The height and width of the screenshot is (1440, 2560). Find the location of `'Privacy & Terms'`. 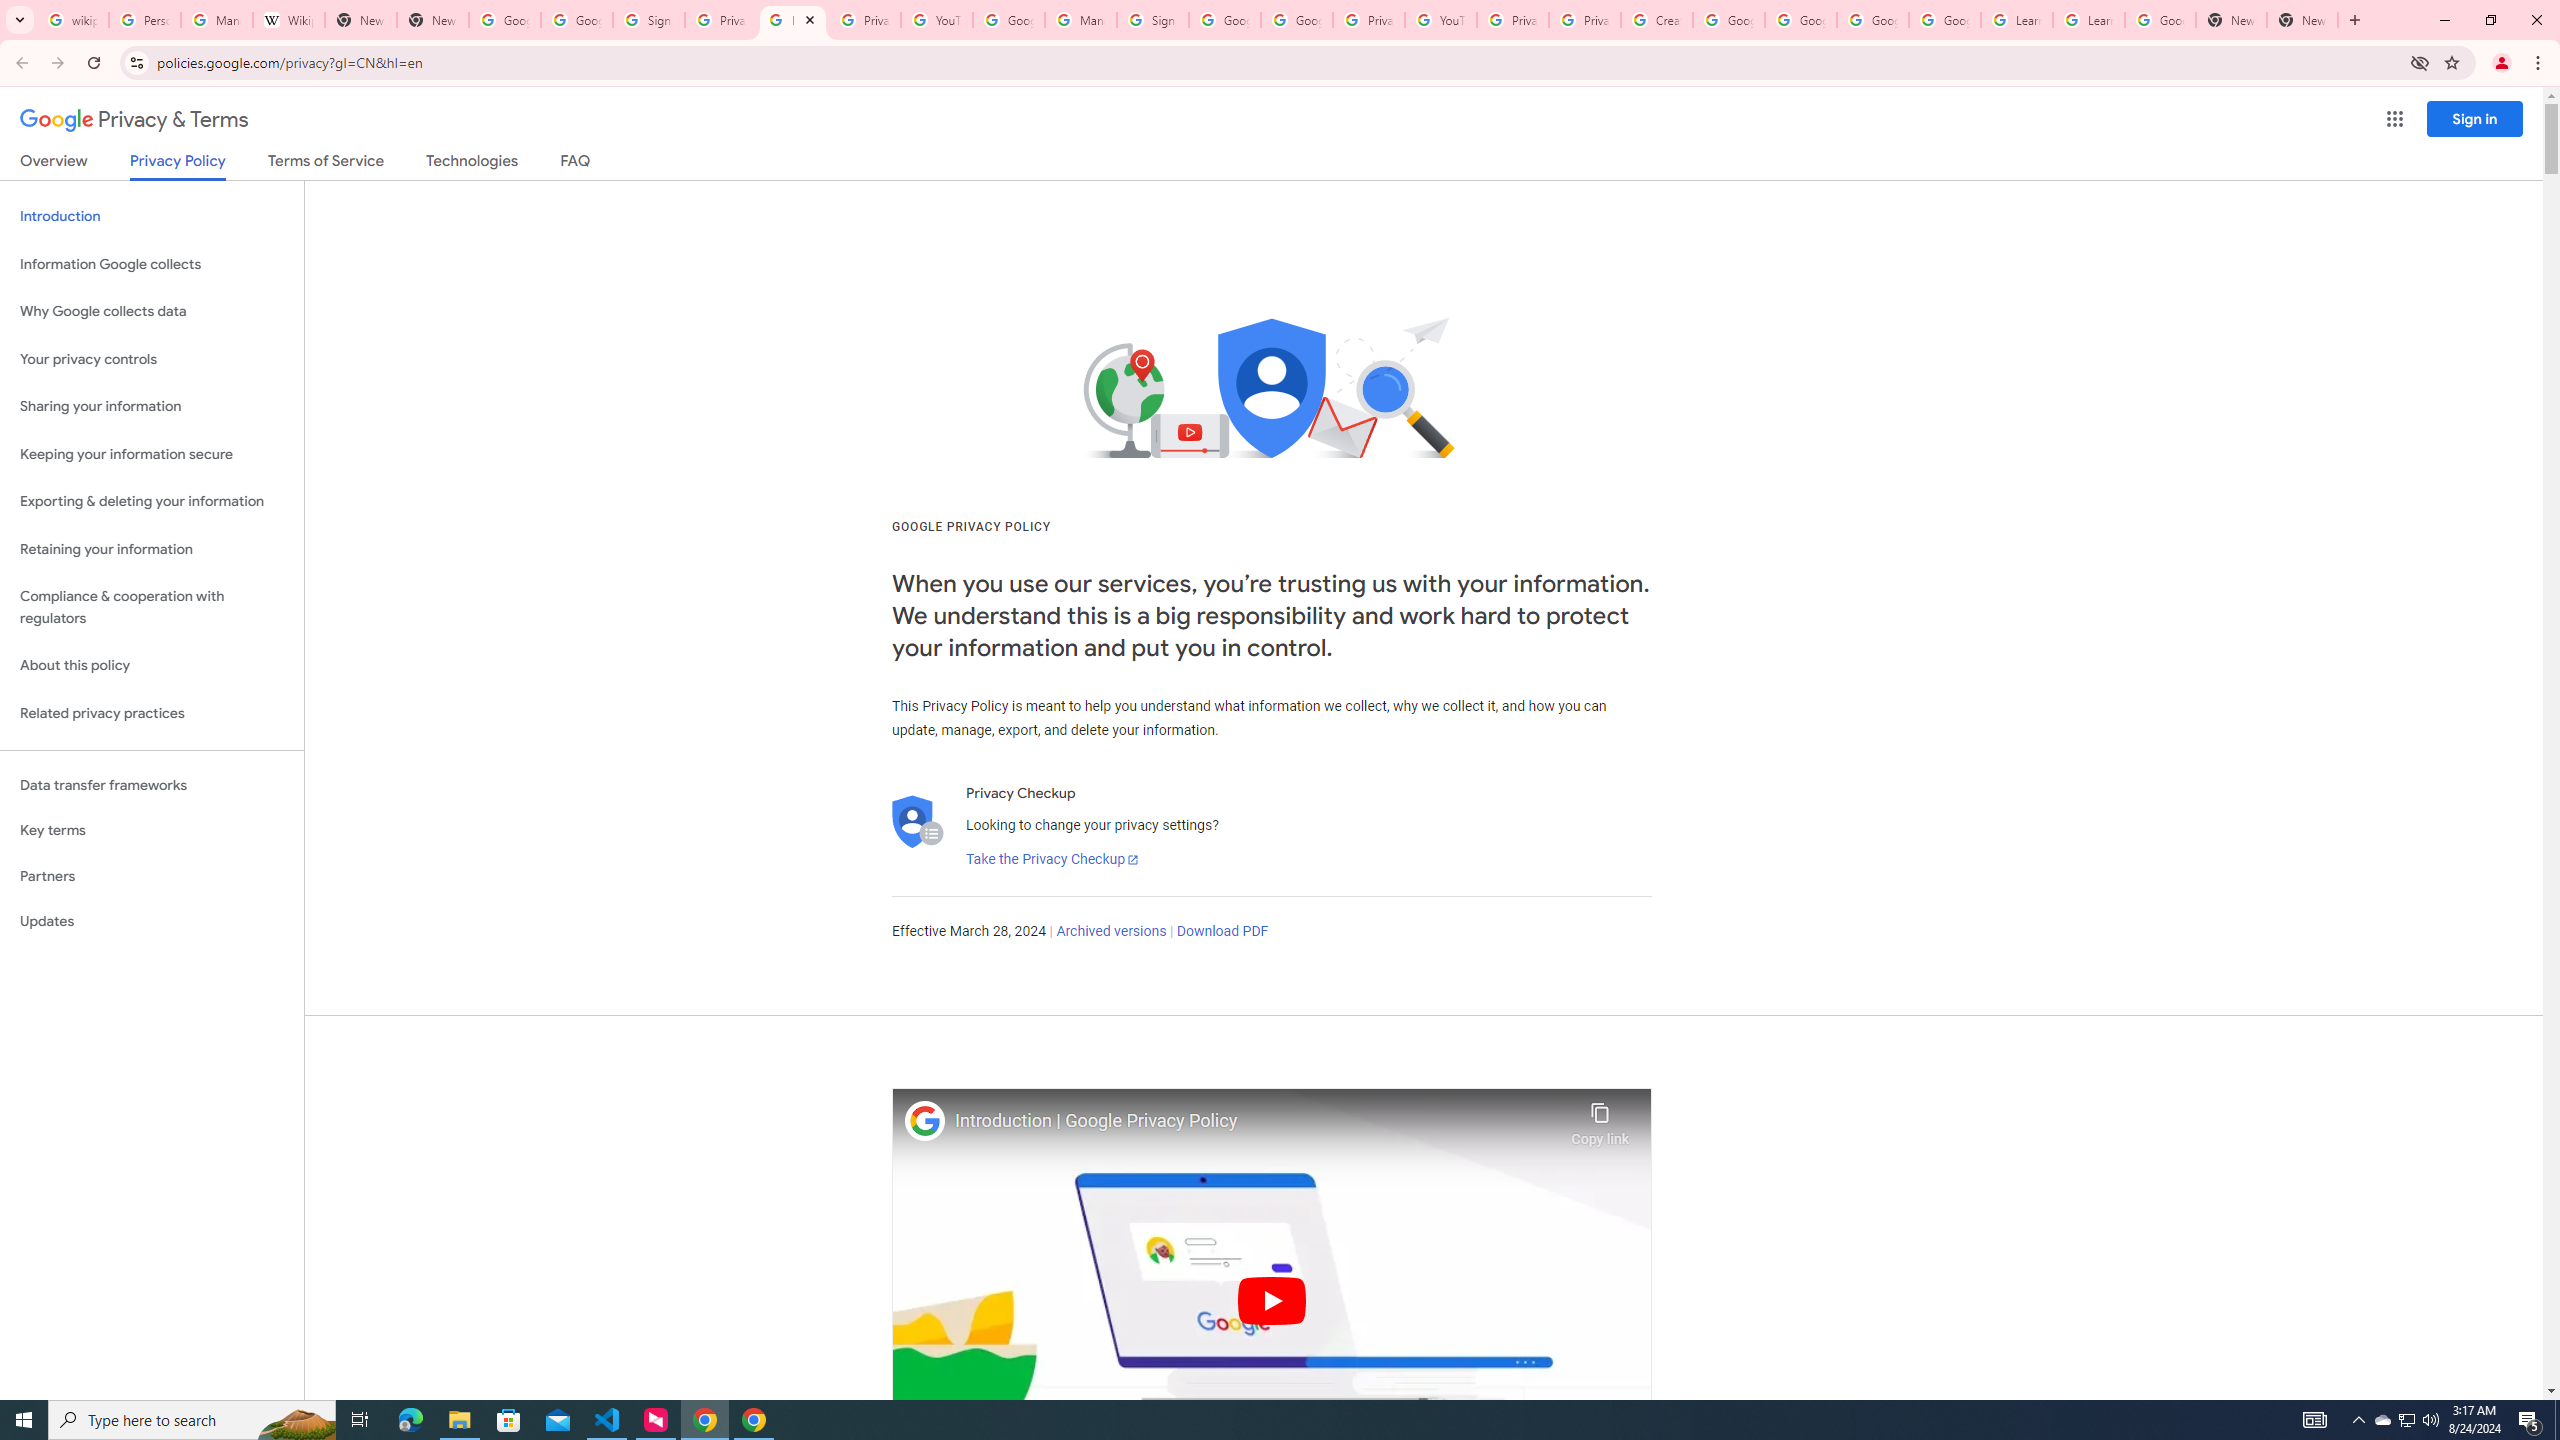

'Privacy & Terms' is located at coordinates (134, 119).